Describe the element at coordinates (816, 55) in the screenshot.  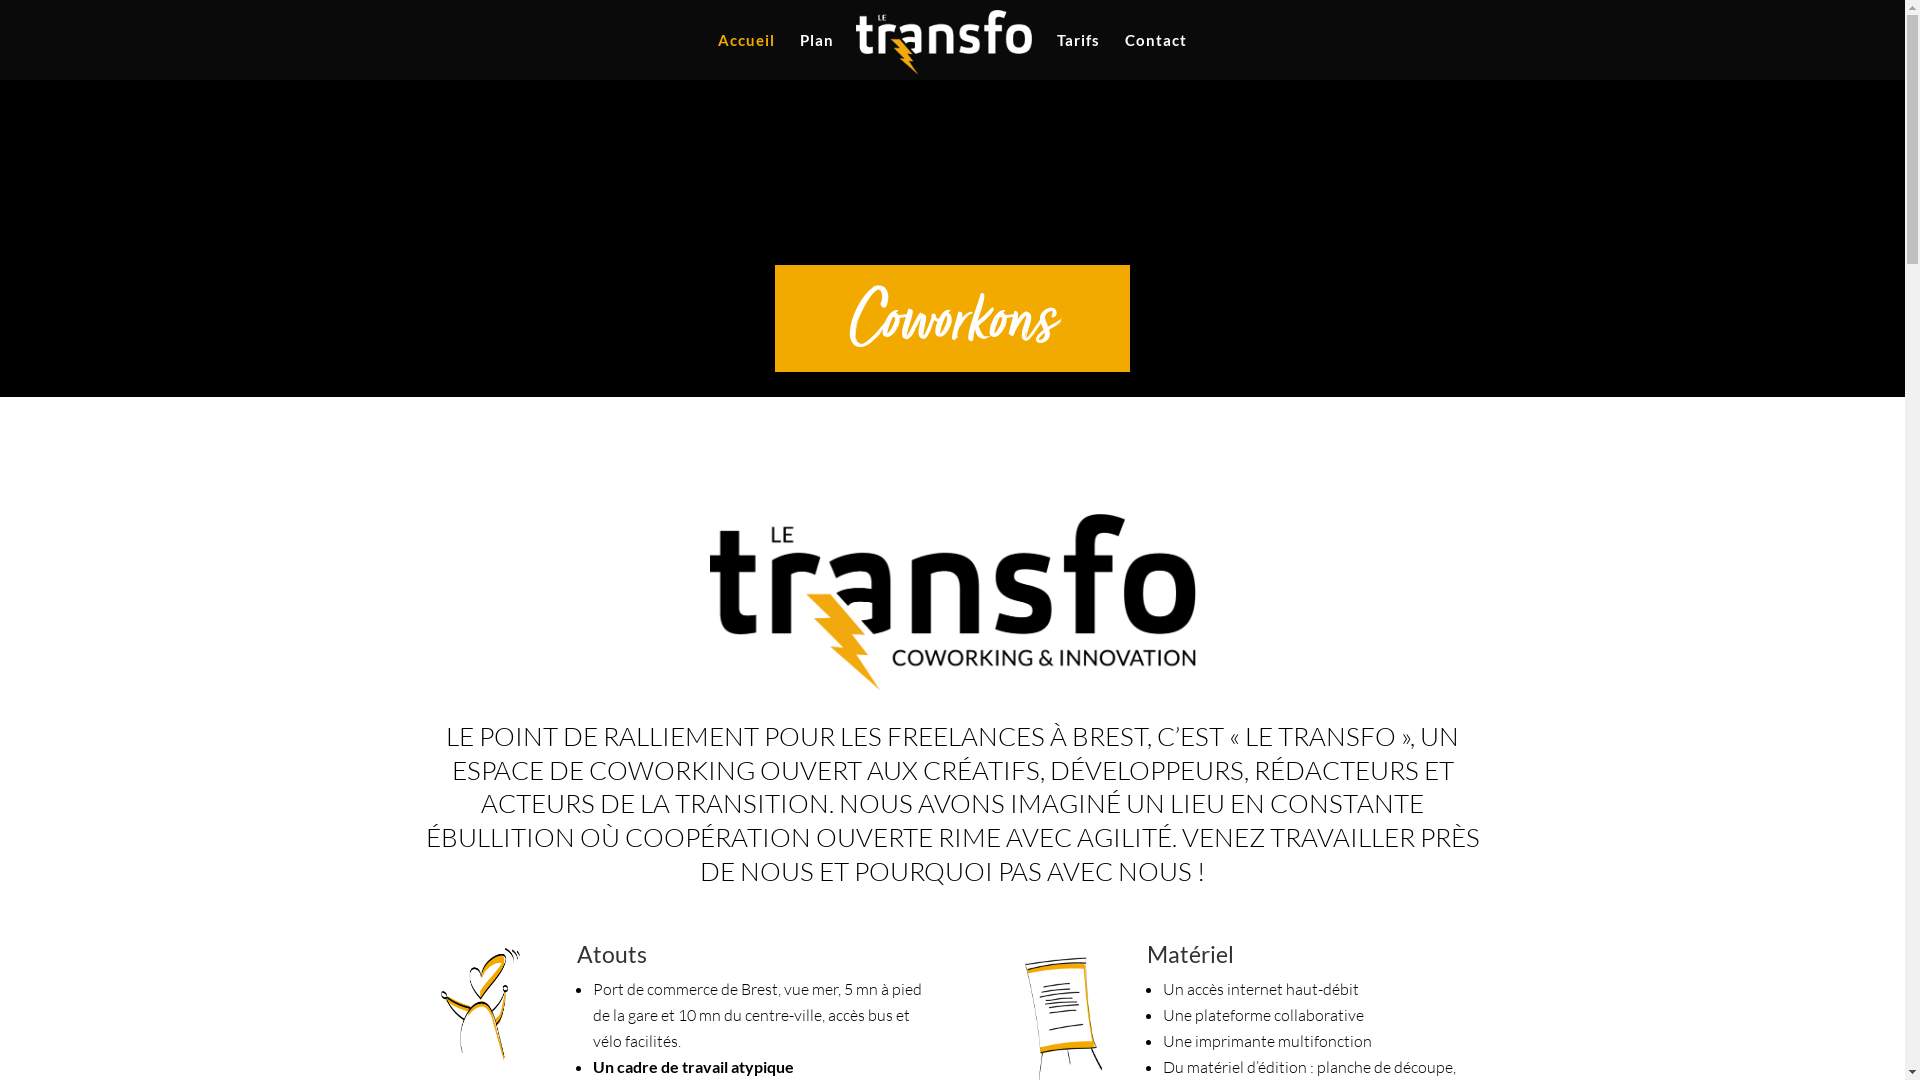
I see `'Plan'` at that location.